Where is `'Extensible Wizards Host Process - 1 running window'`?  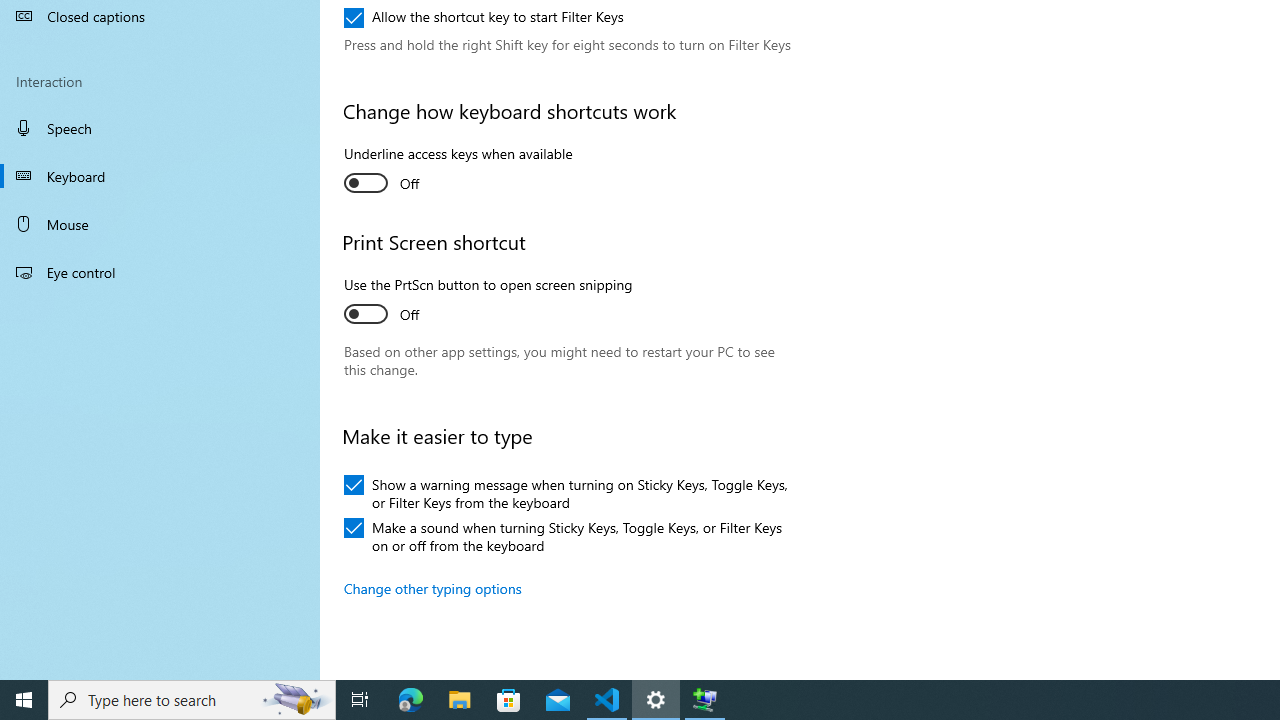
'Extensible Wizards Host Process - 1 running window' is located at coordinates (705, 698).